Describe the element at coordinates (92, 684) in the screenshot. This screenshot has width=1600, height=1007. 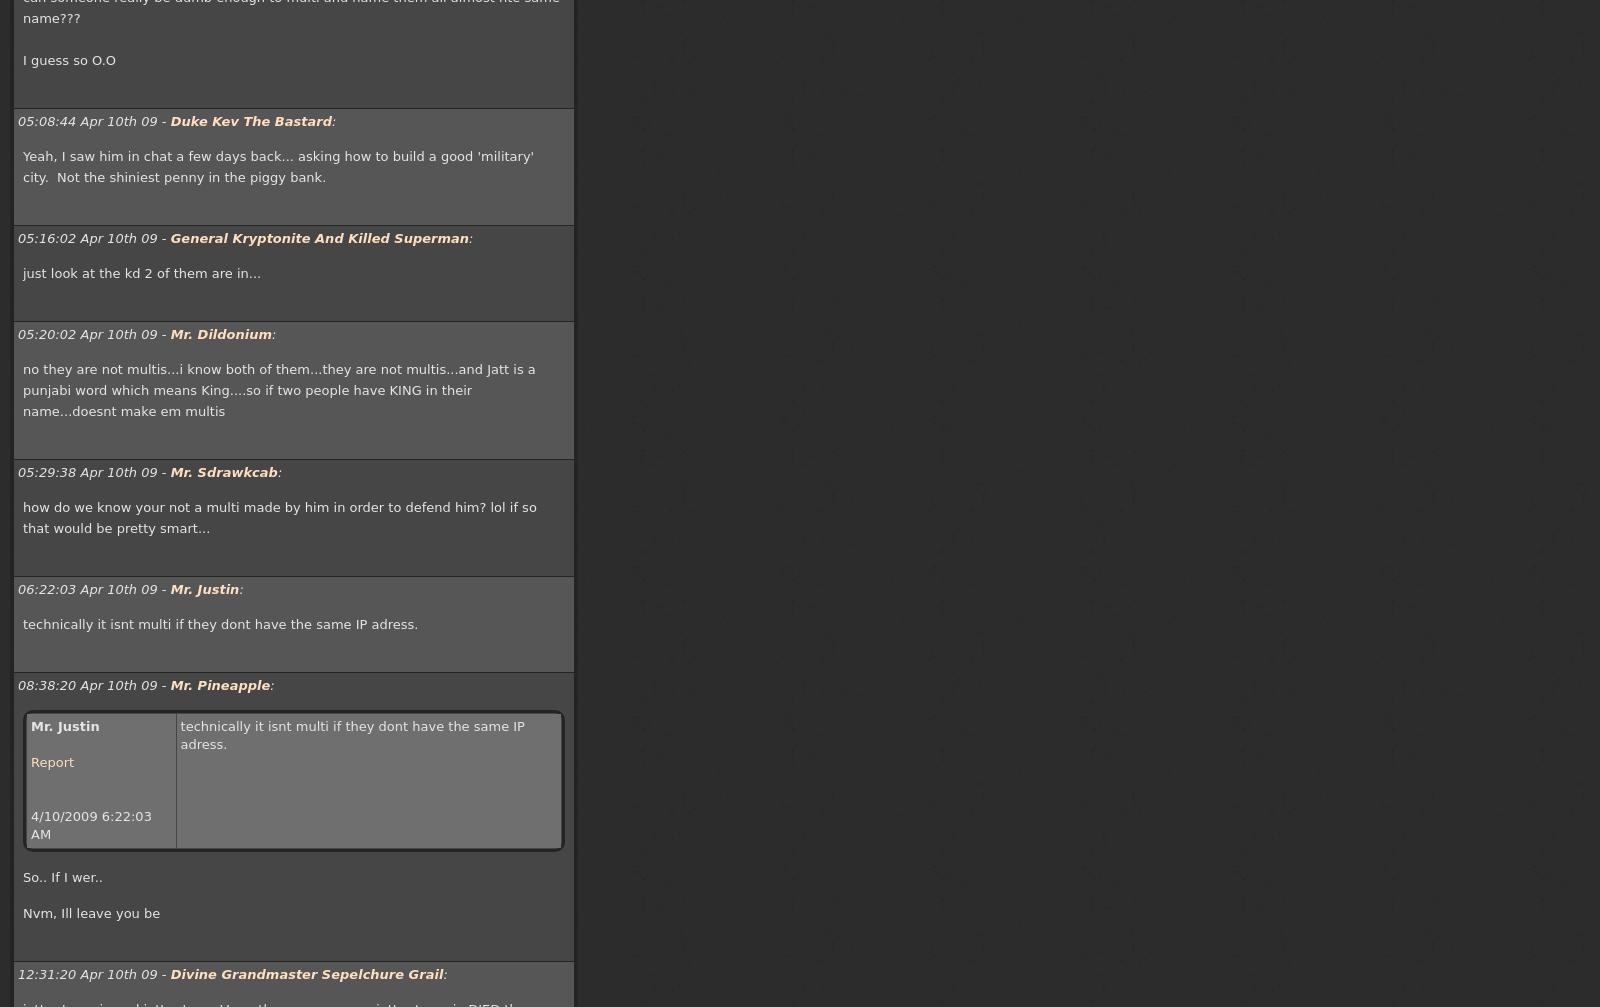
I see `'08:38:20 Apr 10th 09  -'` at that location.